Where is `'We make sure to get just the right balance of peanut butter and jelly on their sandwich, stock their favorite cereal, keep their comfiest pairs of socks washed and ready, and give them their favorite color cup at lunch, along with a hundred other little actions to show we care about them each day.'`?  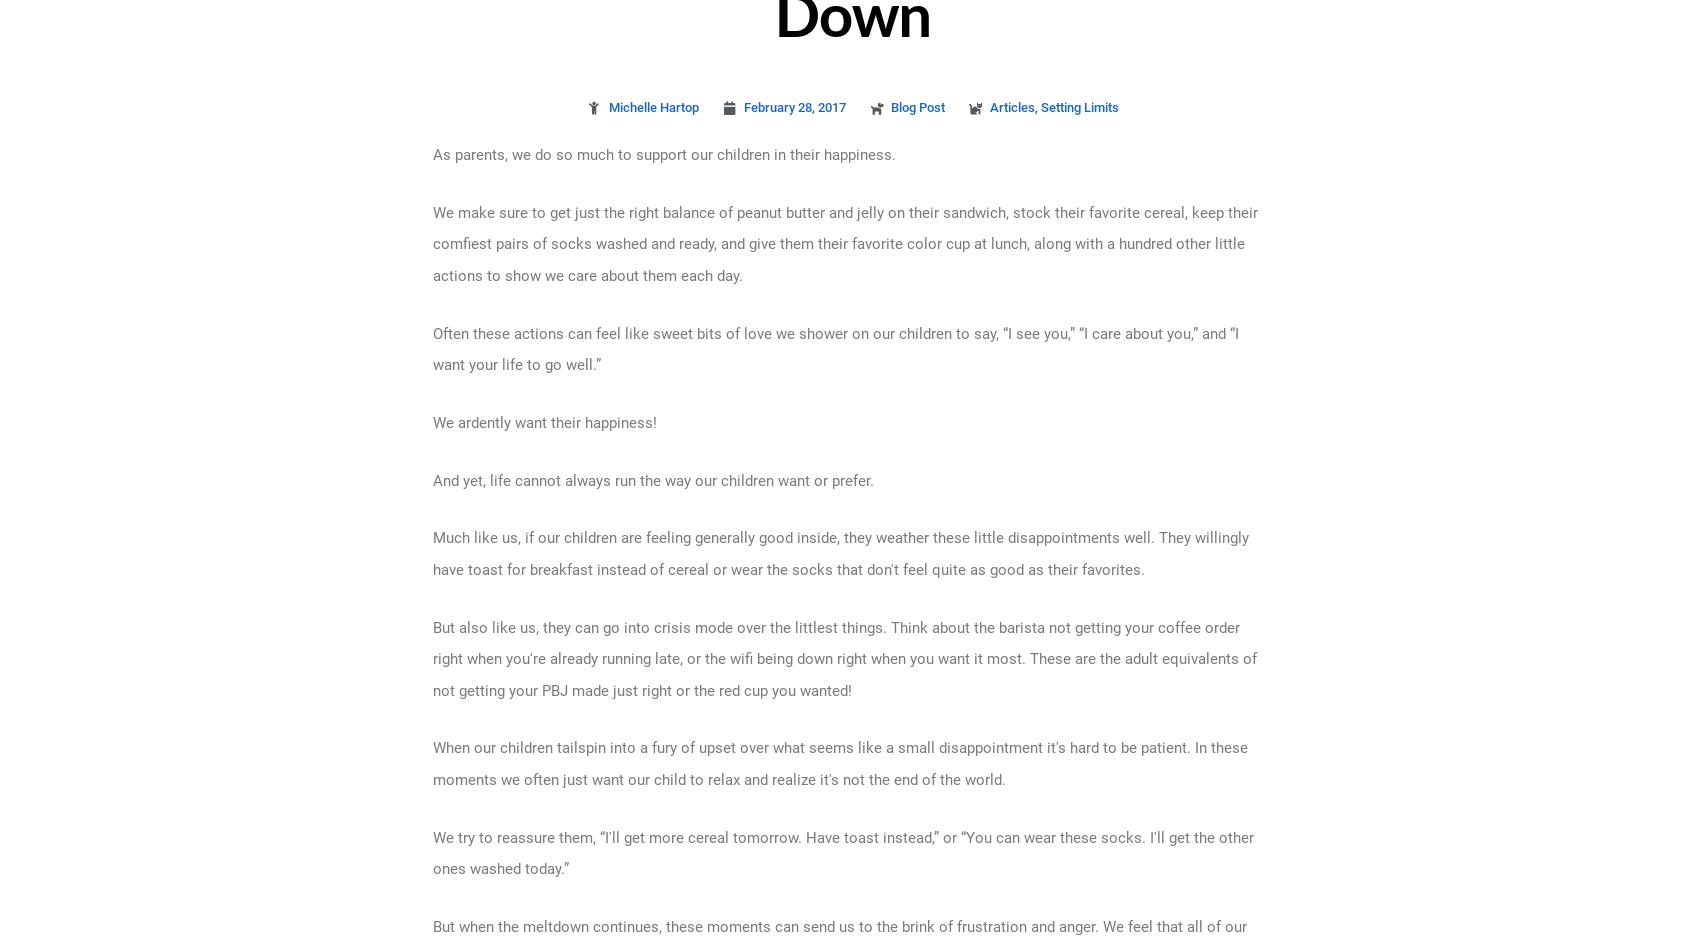
'We make sure to get just the right balance of peanut butter and jelly on their sandwich, stock their favorite cereal, keep their comfiest pairs of socks washed and ready, and give them their favorite color cup at lunch, along with a hundred other little actions to show we care about them each day.' is located at coordinates (844, 242).